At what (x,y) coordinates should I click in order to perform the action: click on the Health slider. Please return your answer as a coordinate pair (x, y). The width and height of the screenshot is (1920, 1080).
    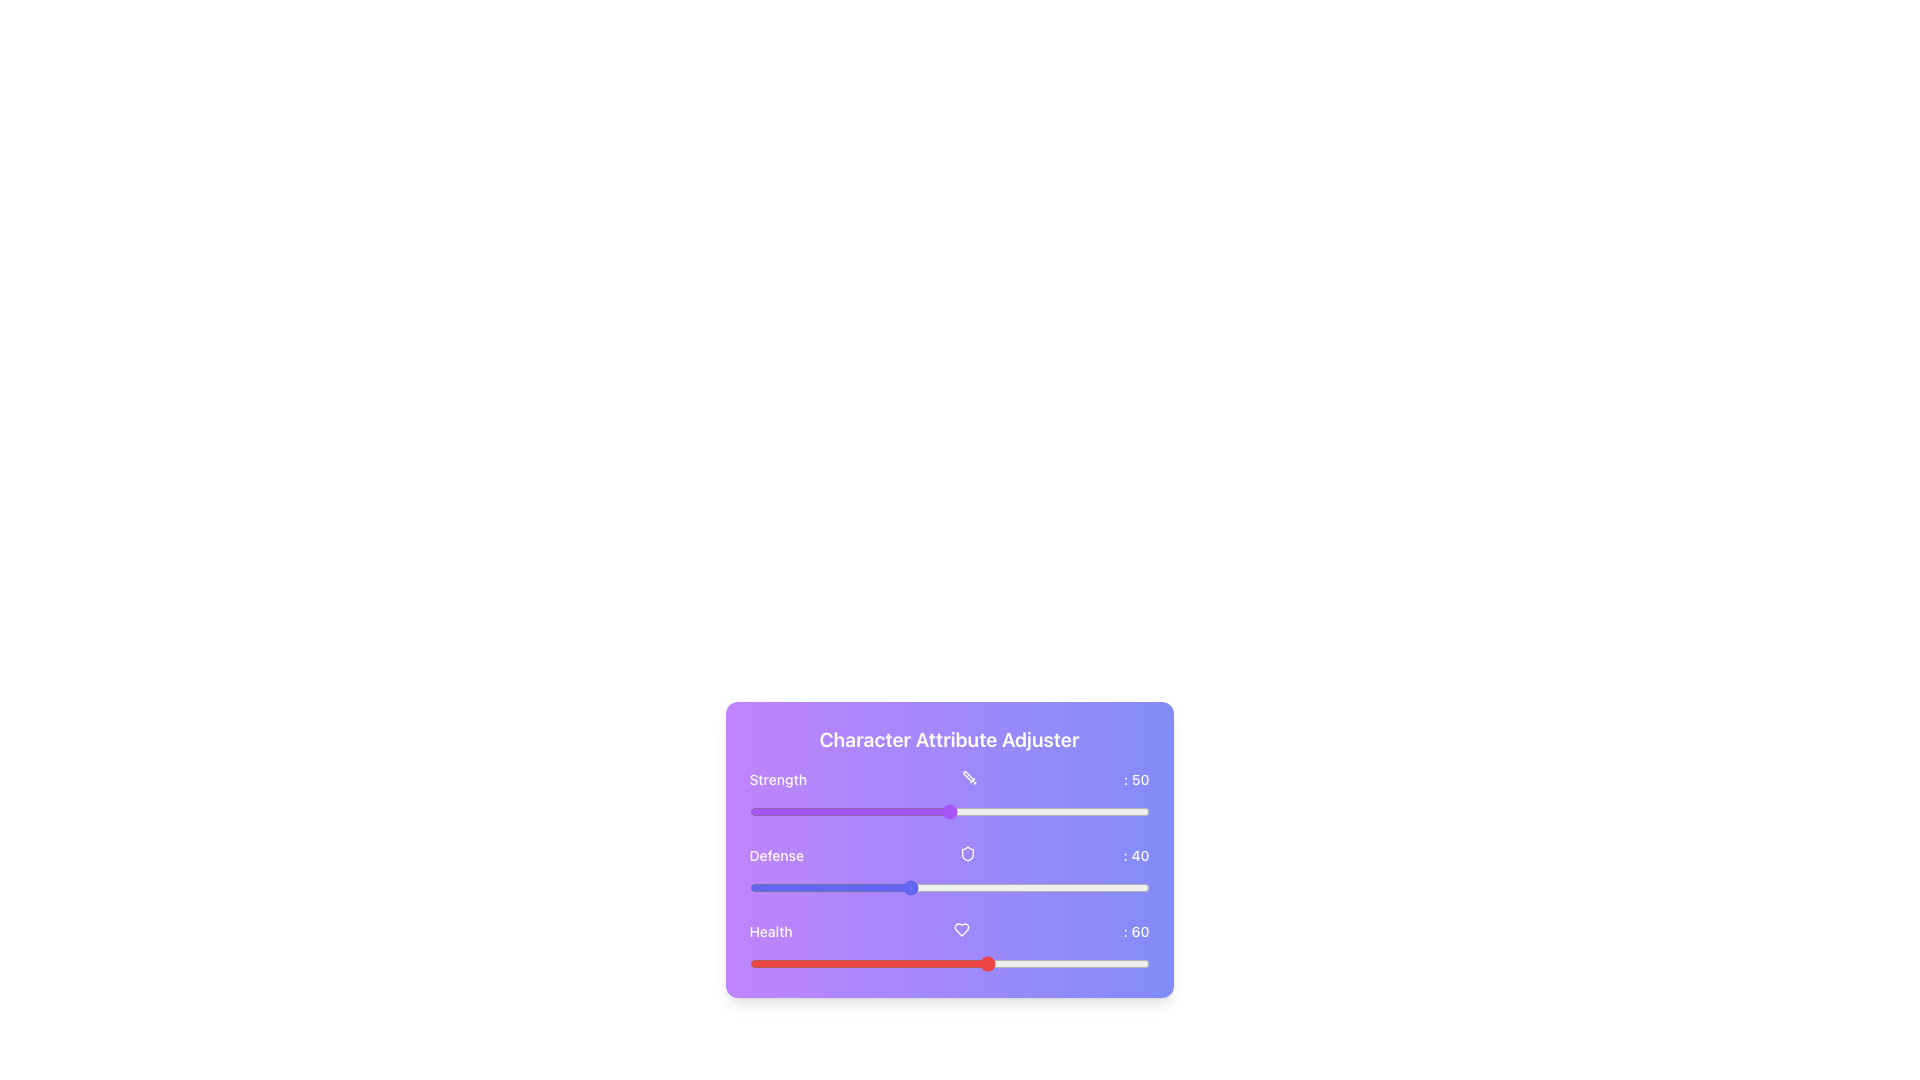
    Looking at the image, I should click on (948, 963).